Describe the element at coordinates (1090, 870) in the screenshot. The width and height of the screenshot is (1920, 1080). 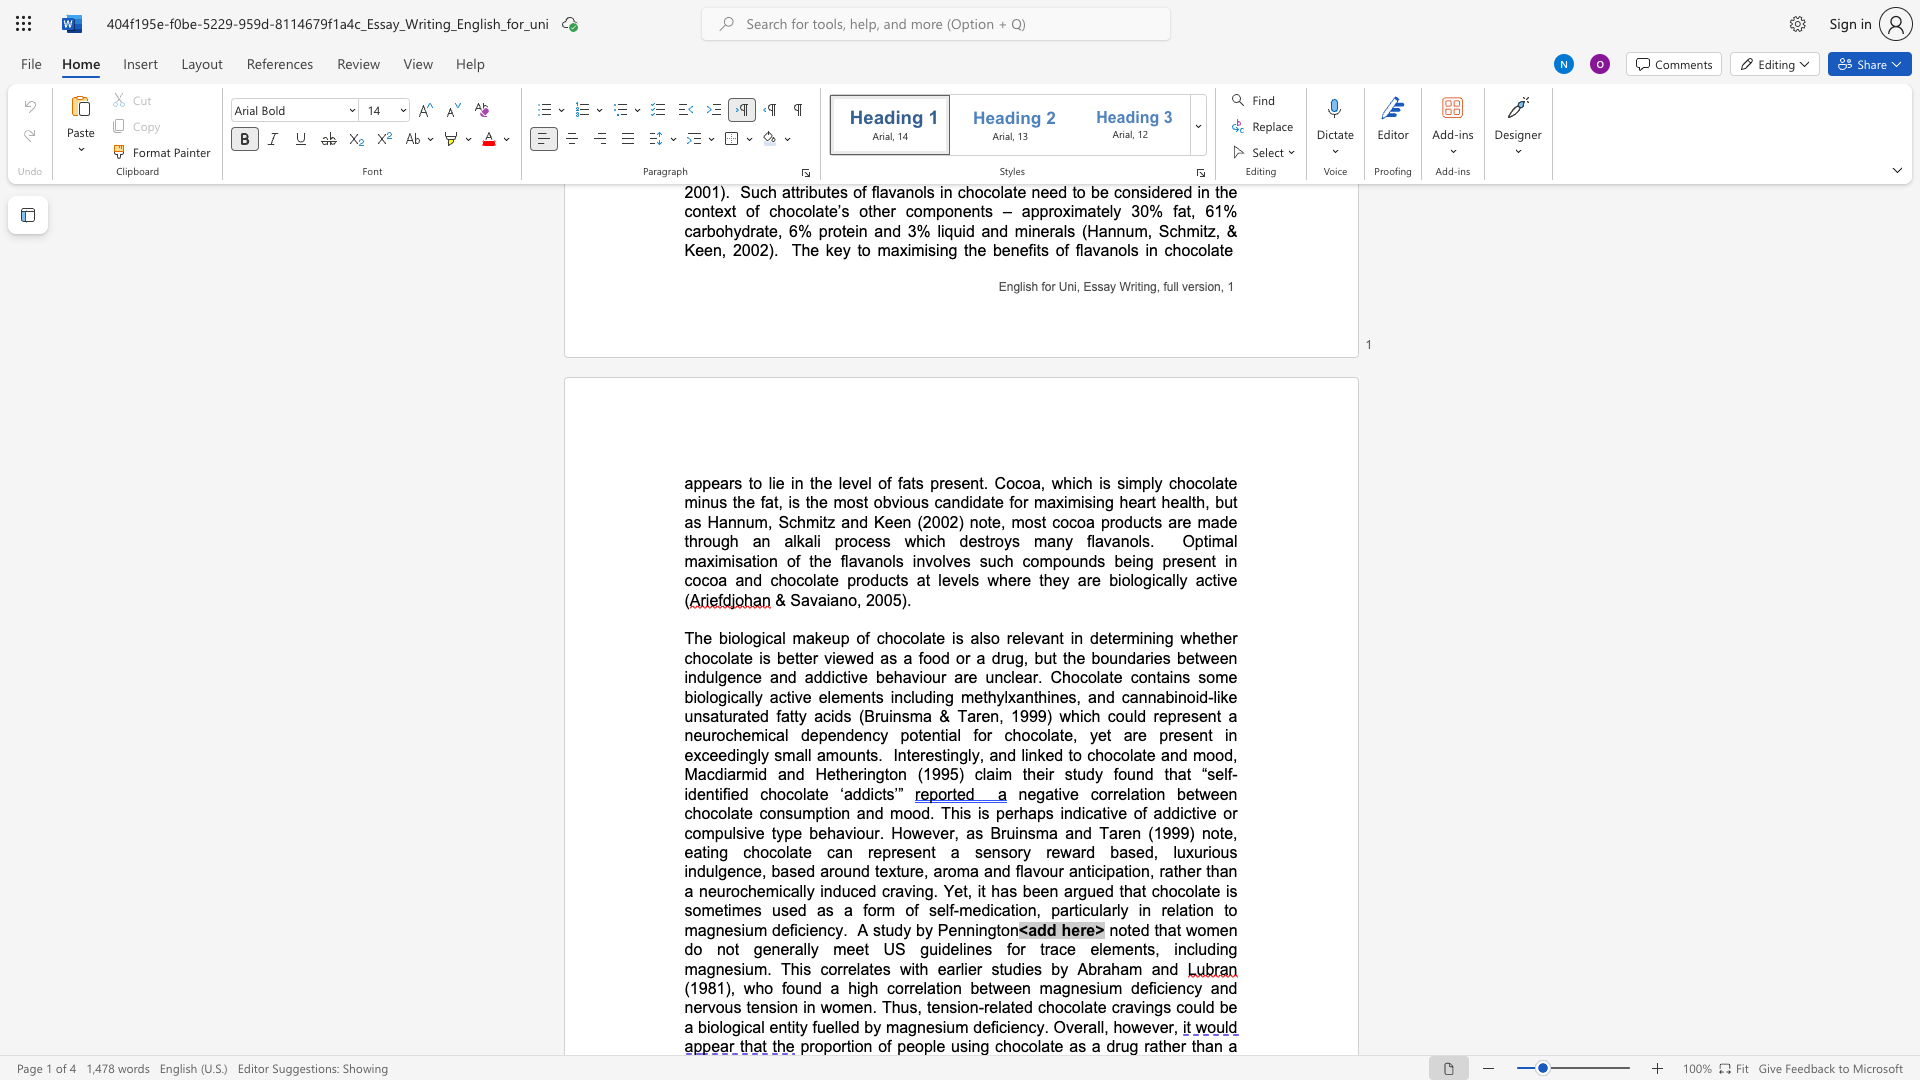
I see `the subset text "icipation, r" within the text "and flavour anticipation, rather than a neurochemically induced craving. Yet, it has been argued that chocolate"` at that location.